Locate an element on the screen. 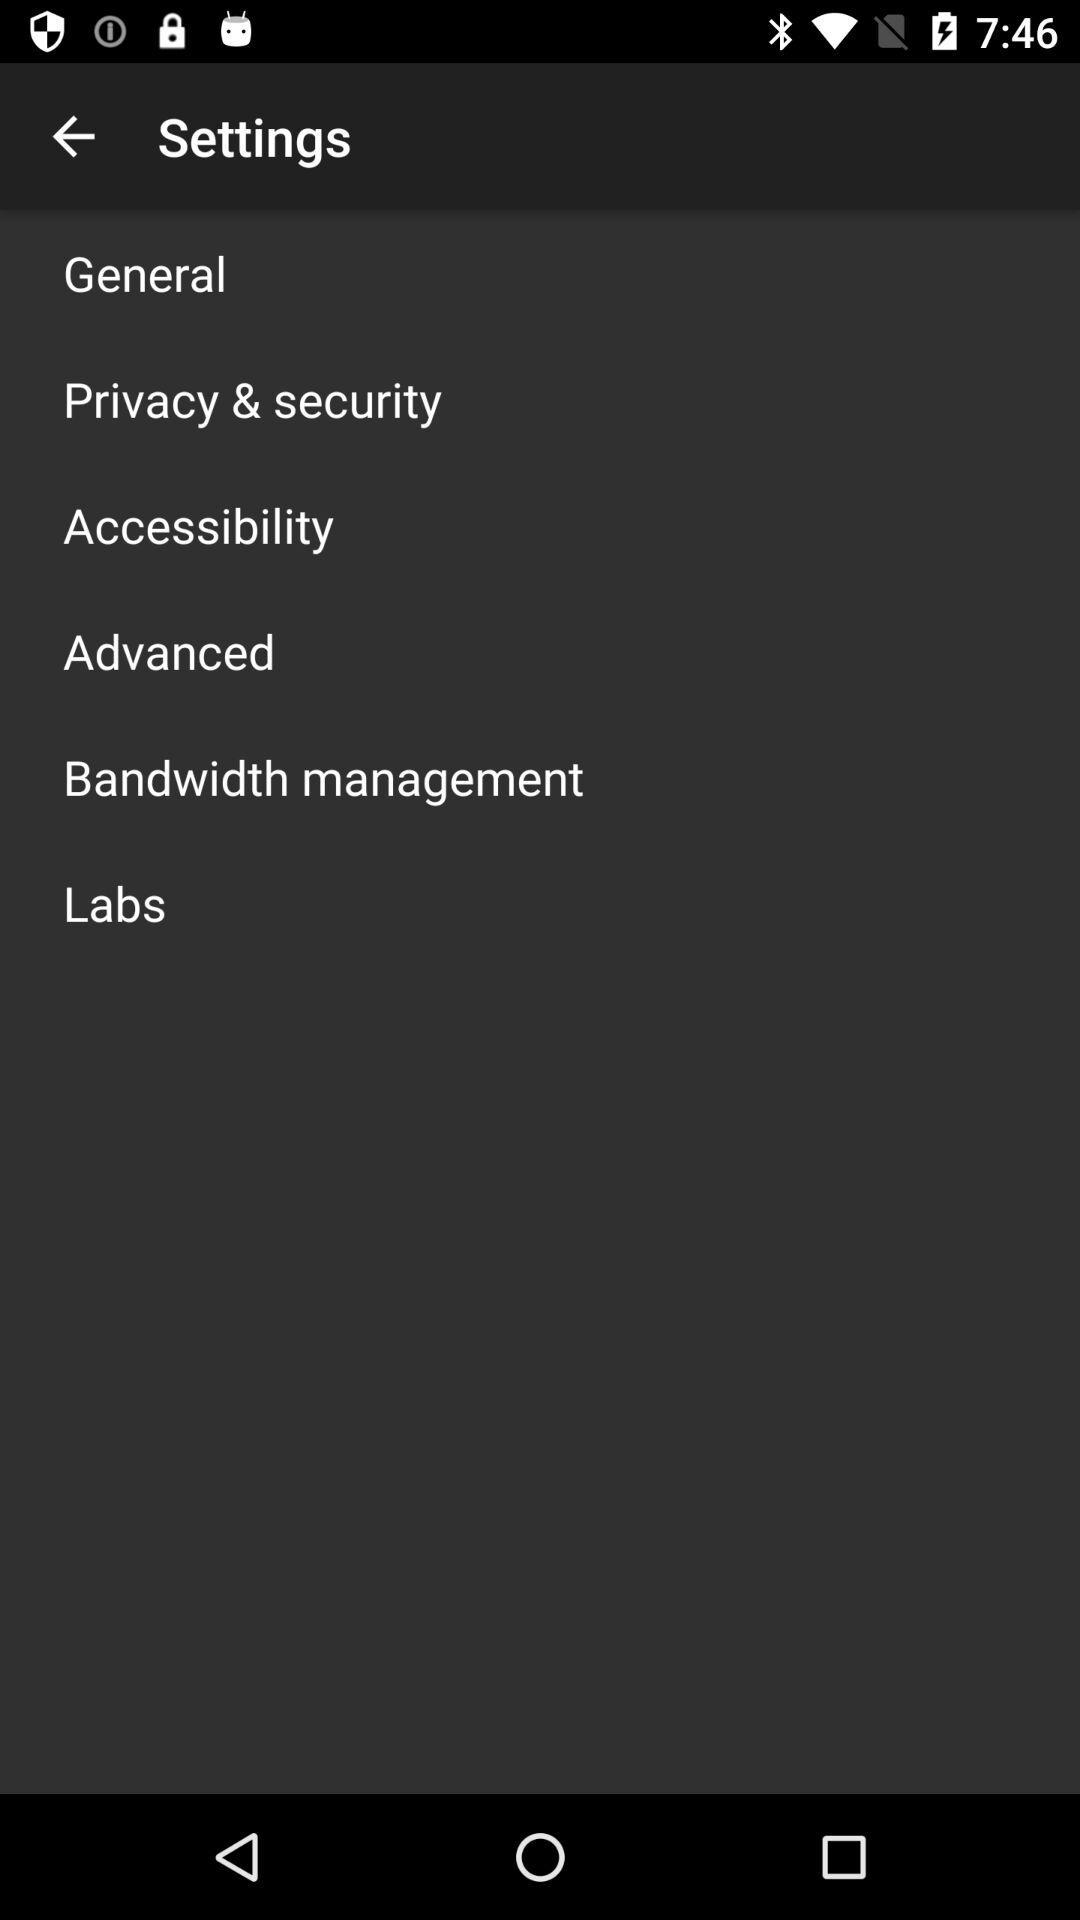 Image resolution: width=1080 pixels, height=1920 pixels. the labs item is located at coordinates (114, 901).